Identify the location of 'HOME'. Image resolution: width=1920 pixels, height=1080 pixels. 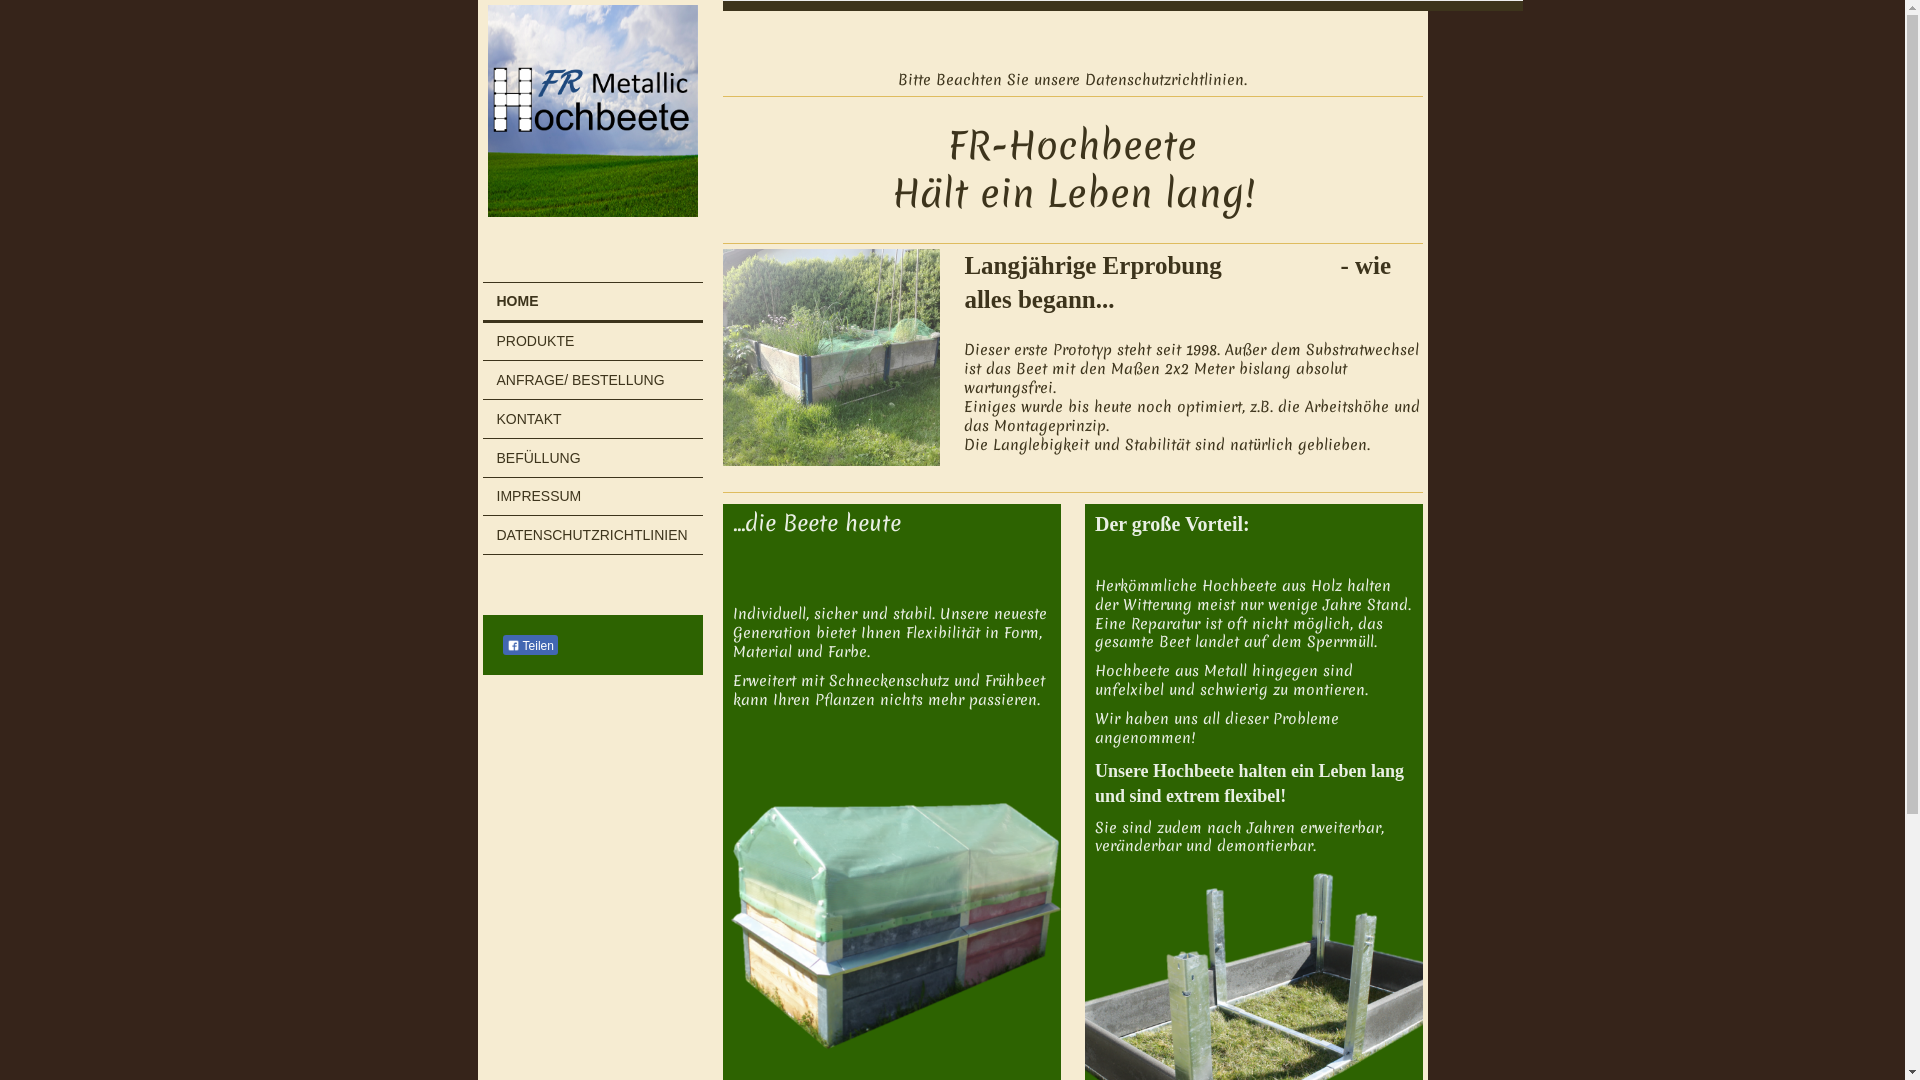
(481, 303).